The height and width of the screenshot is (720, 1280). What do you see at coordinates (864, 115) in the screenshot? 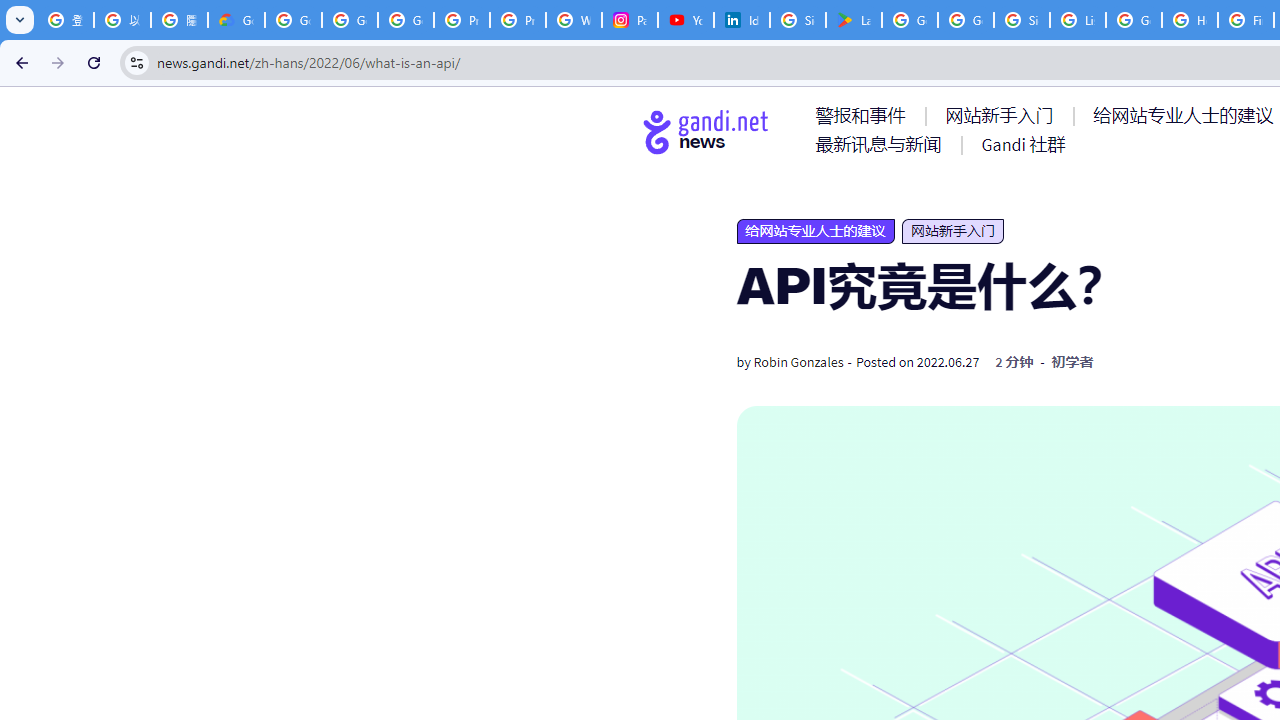
I see `'AutomationID: menu-item-77761'` at bounding box center [864, 115].